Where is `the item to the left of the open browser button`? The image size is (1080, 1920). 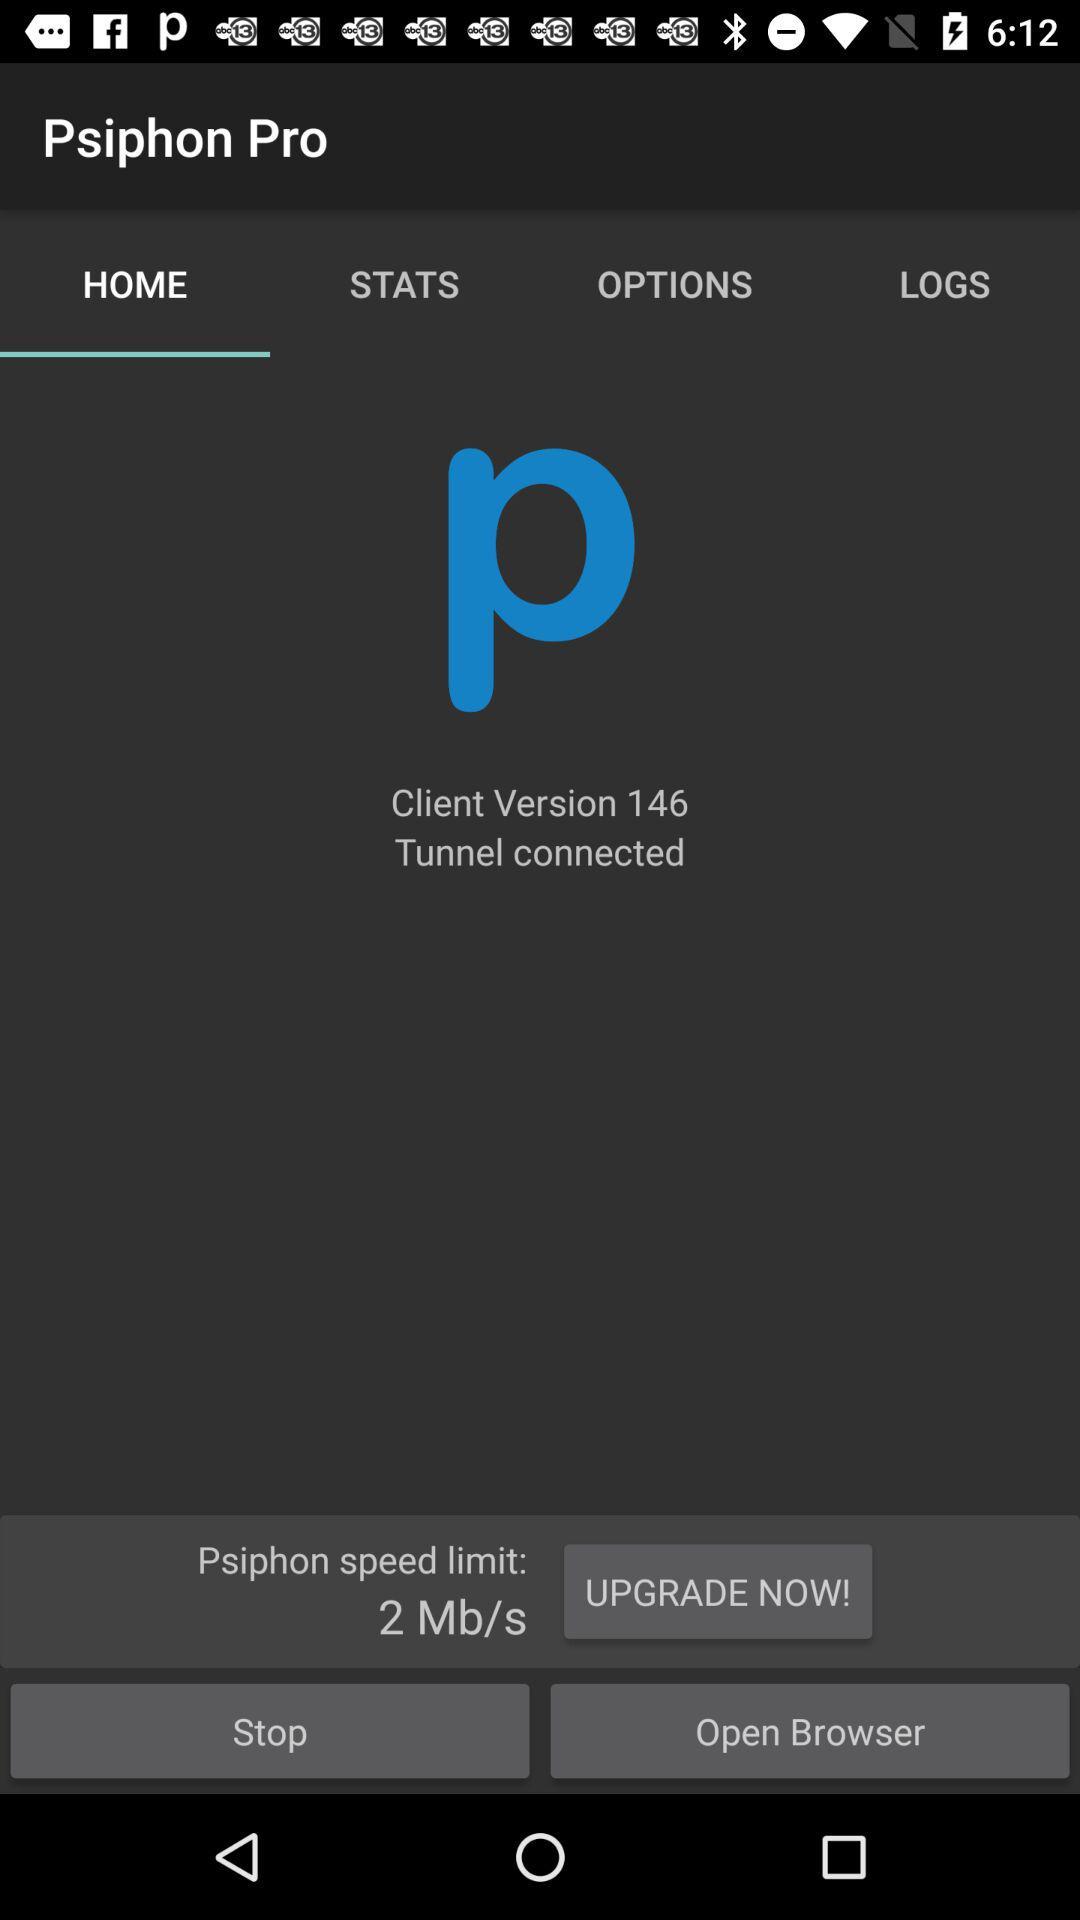
the item to the left of the open browser button is located at coordinates (270, 1730).